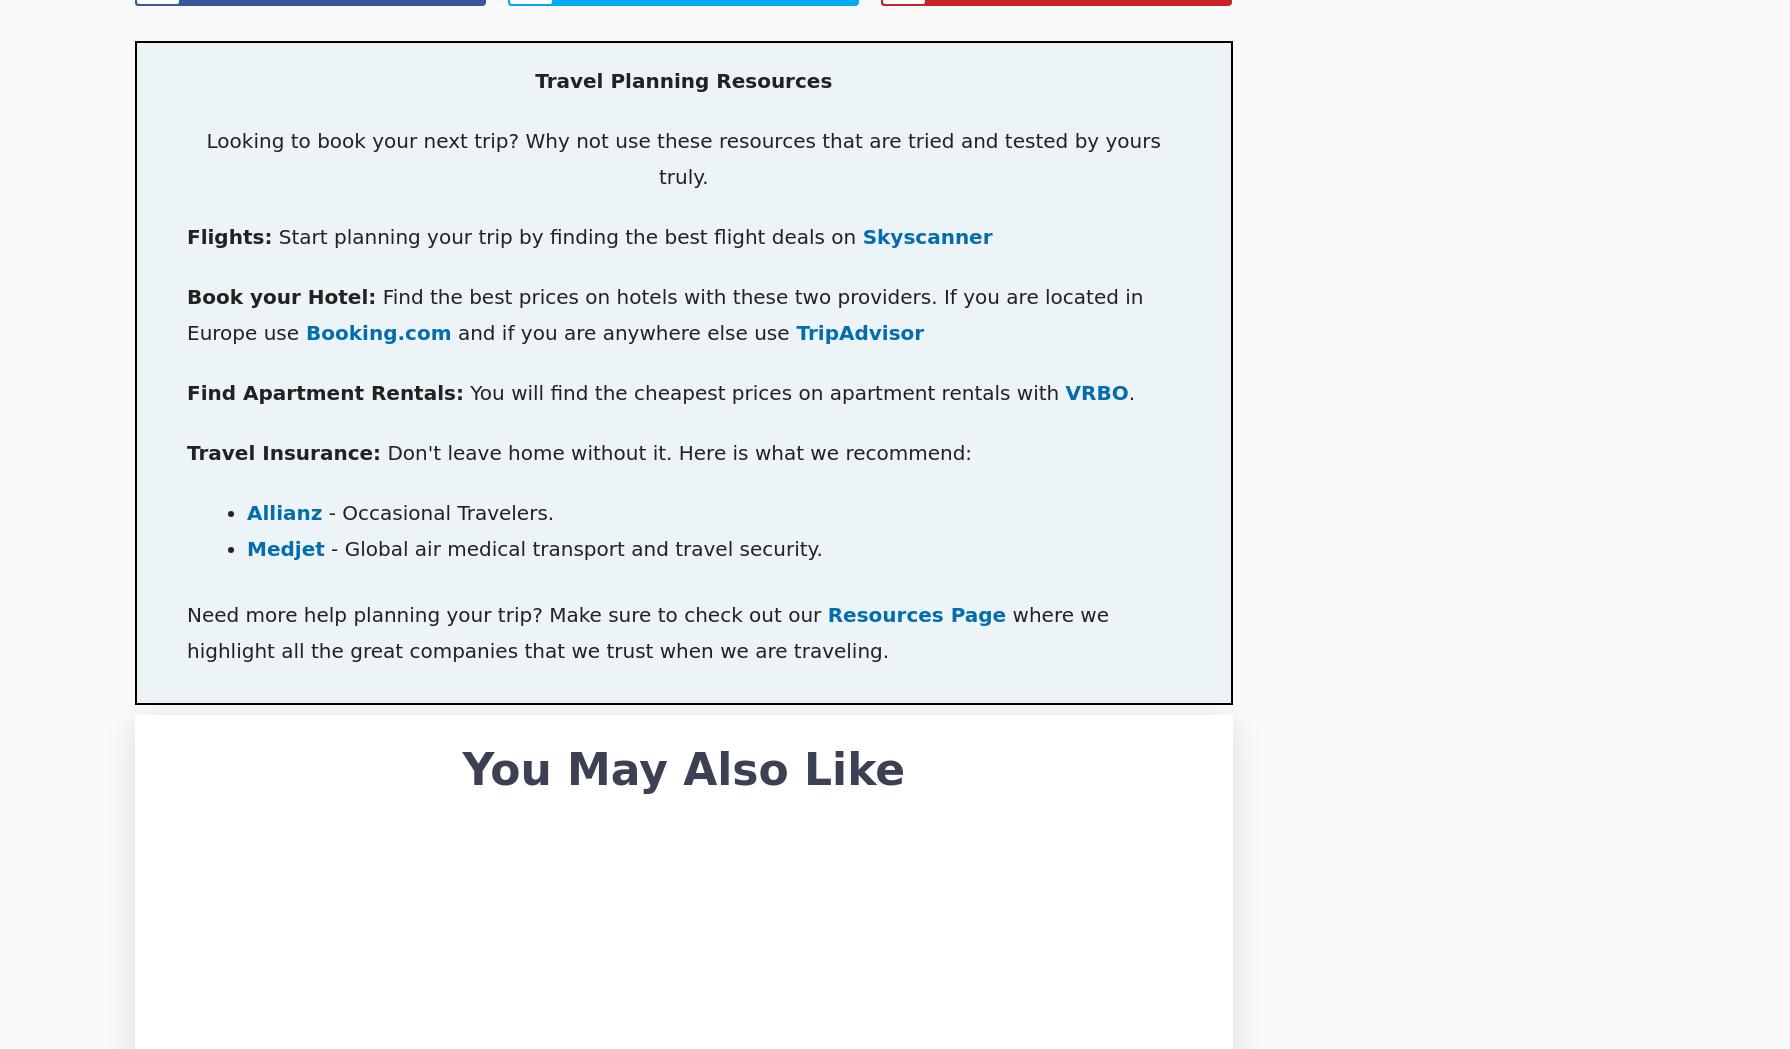 This screenshot has width=1790, height=1049. What do you see at coordinates (663, 315) in the screenshot?
I see `'Find the best prices on hotels with these two providers. If you are located in Europe use'` at bounding box center [663, 315].